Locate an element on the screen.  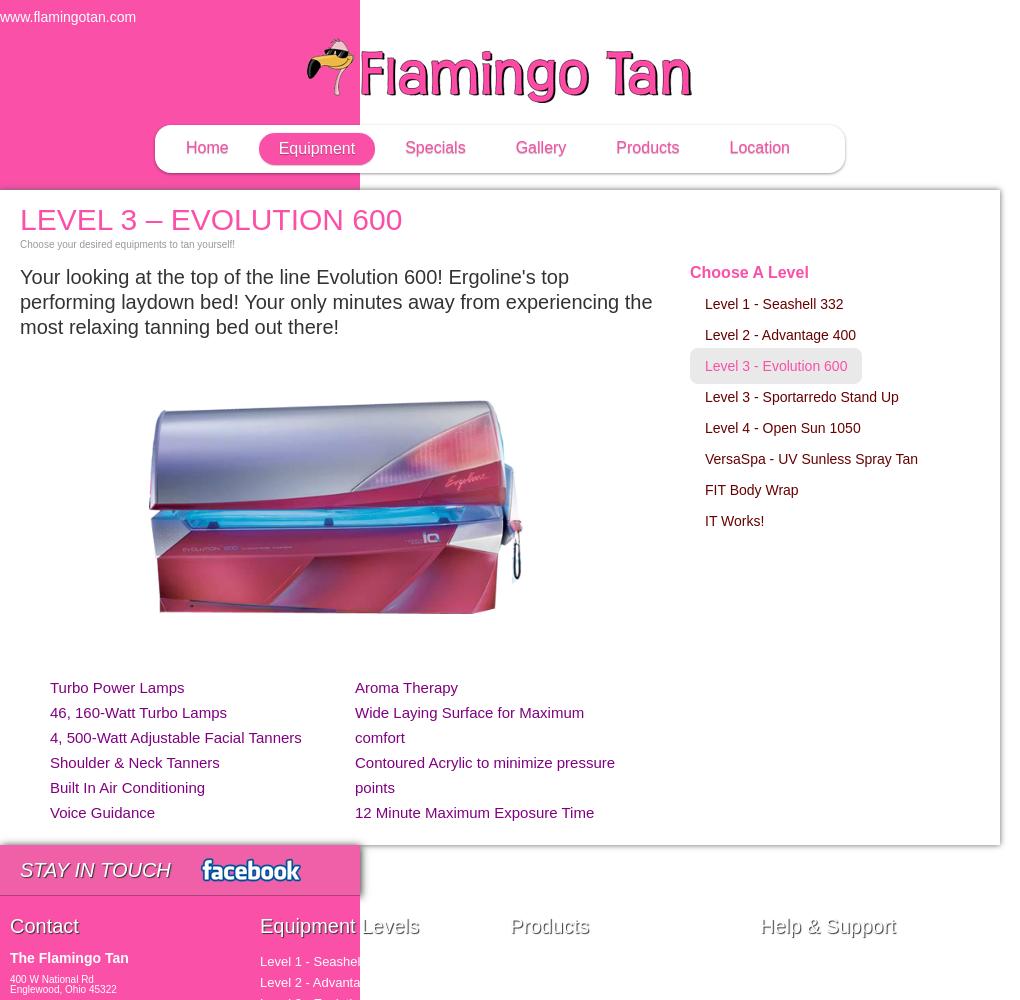
'Aroma Therapy' is located at coordinates (406, 687).